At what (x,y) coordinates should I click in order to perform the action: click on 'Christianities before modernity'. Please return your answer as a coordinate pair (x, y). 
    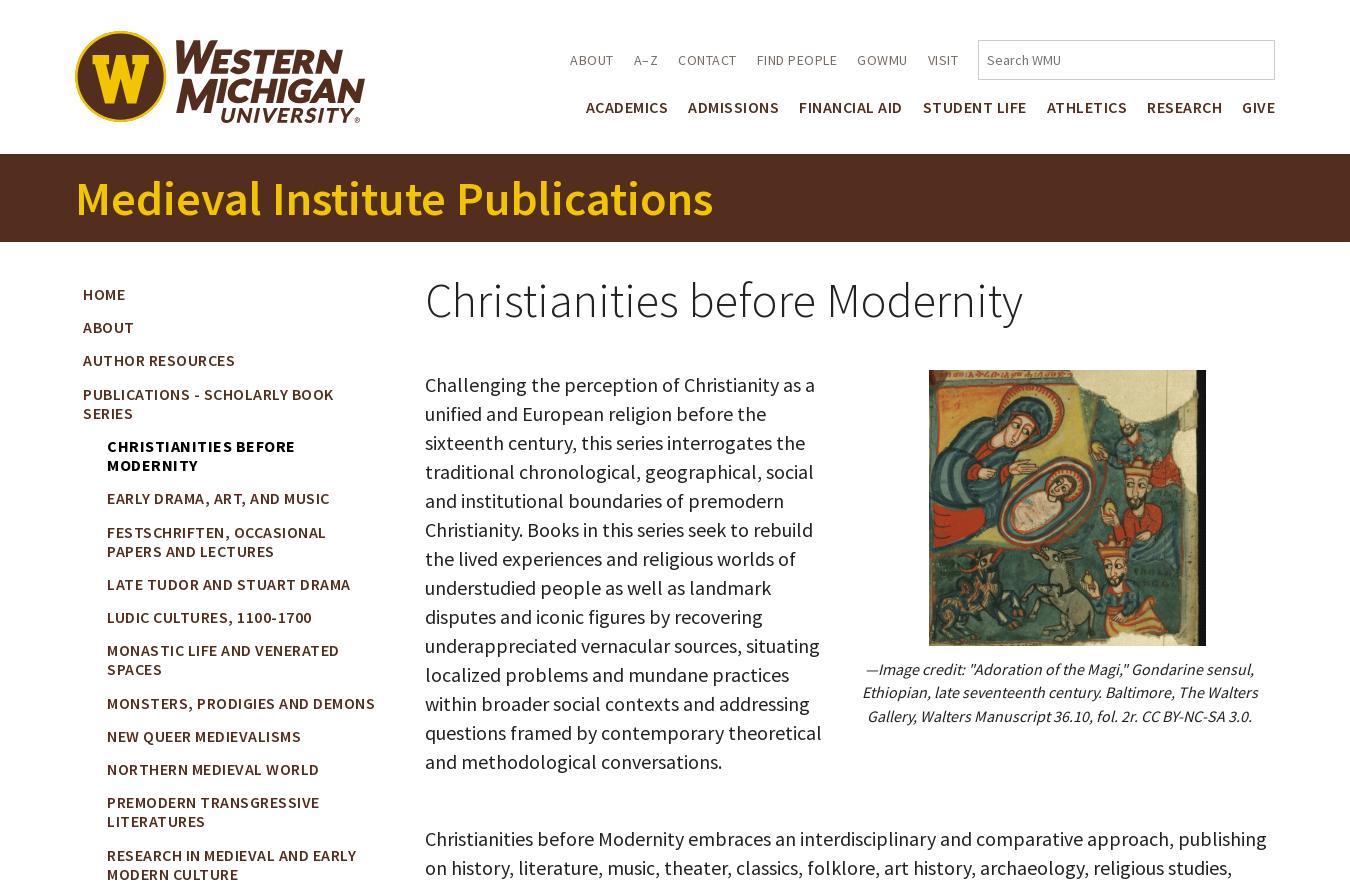
    Looking at the image, I should click on (201, 454).